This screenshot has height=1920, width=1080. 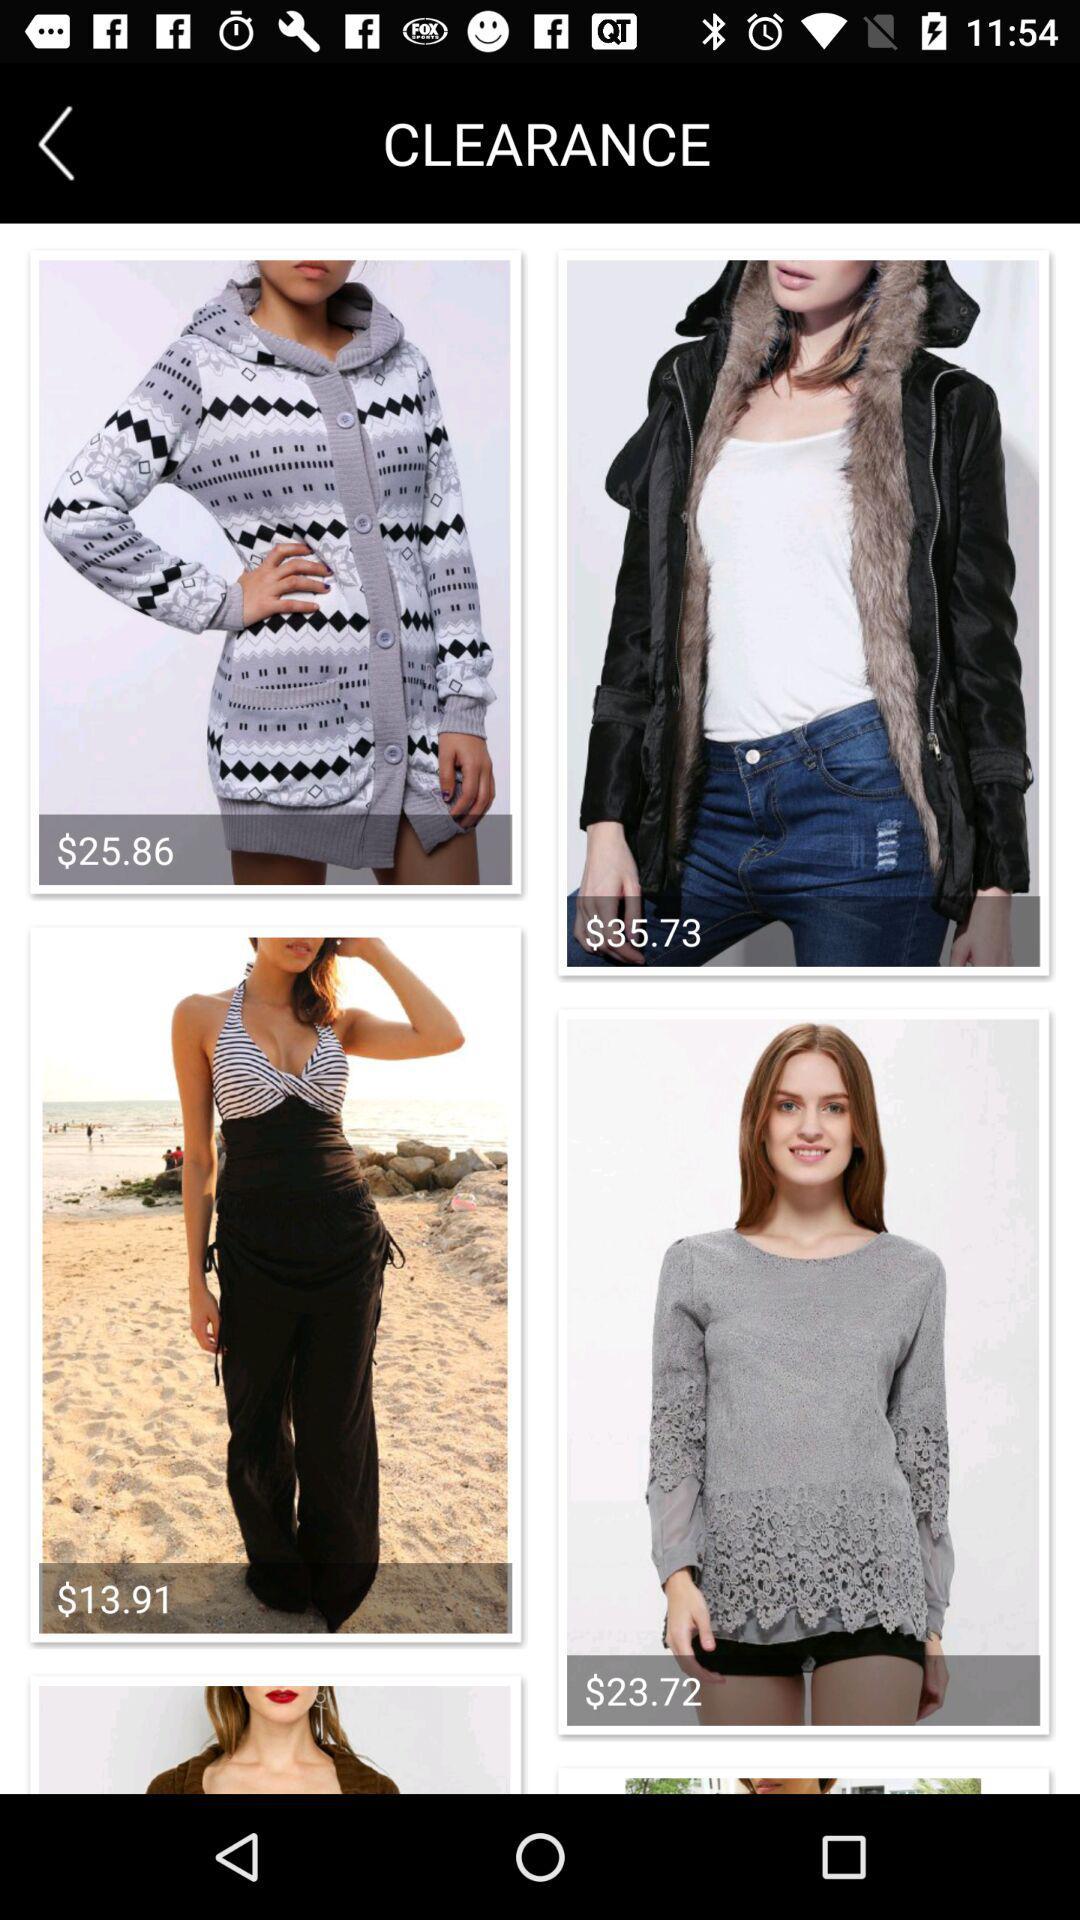 I want to click on previous screen, so click(x=55, y=142).